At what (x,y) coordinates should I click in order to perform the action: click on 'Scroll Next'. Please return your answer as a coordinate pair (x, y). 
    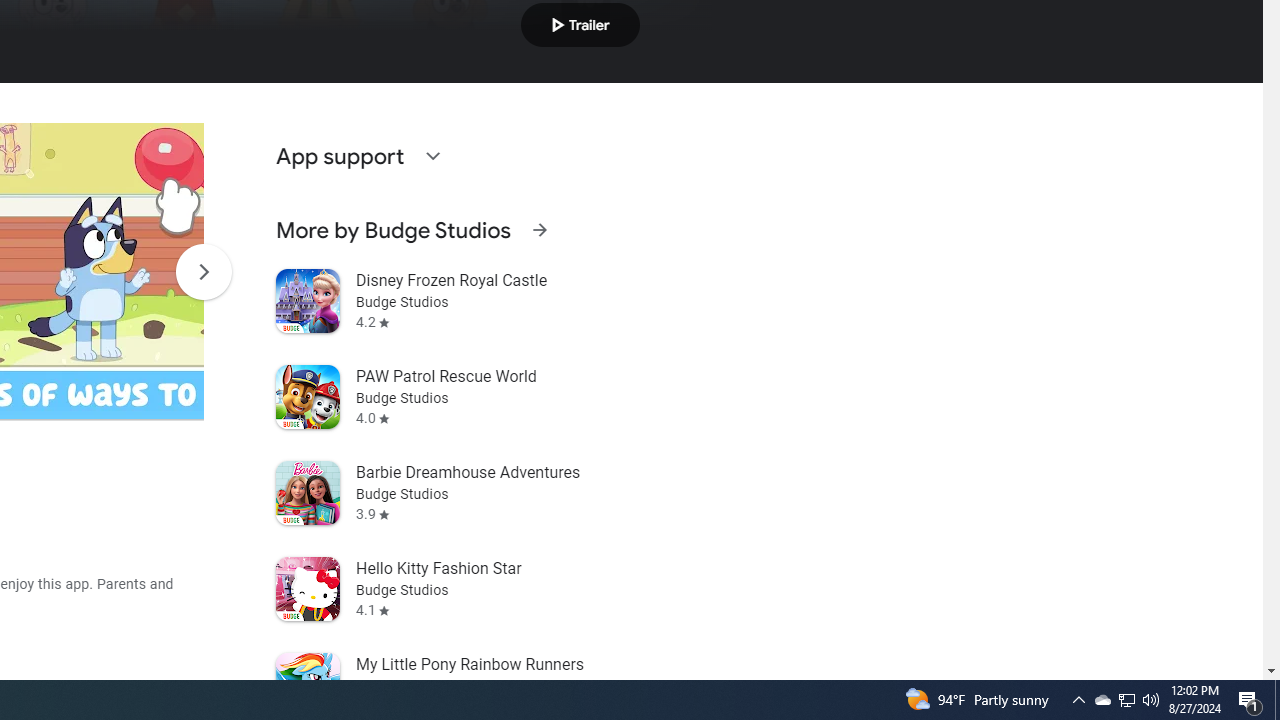
    Looking at the image, I should click on (203, 272).